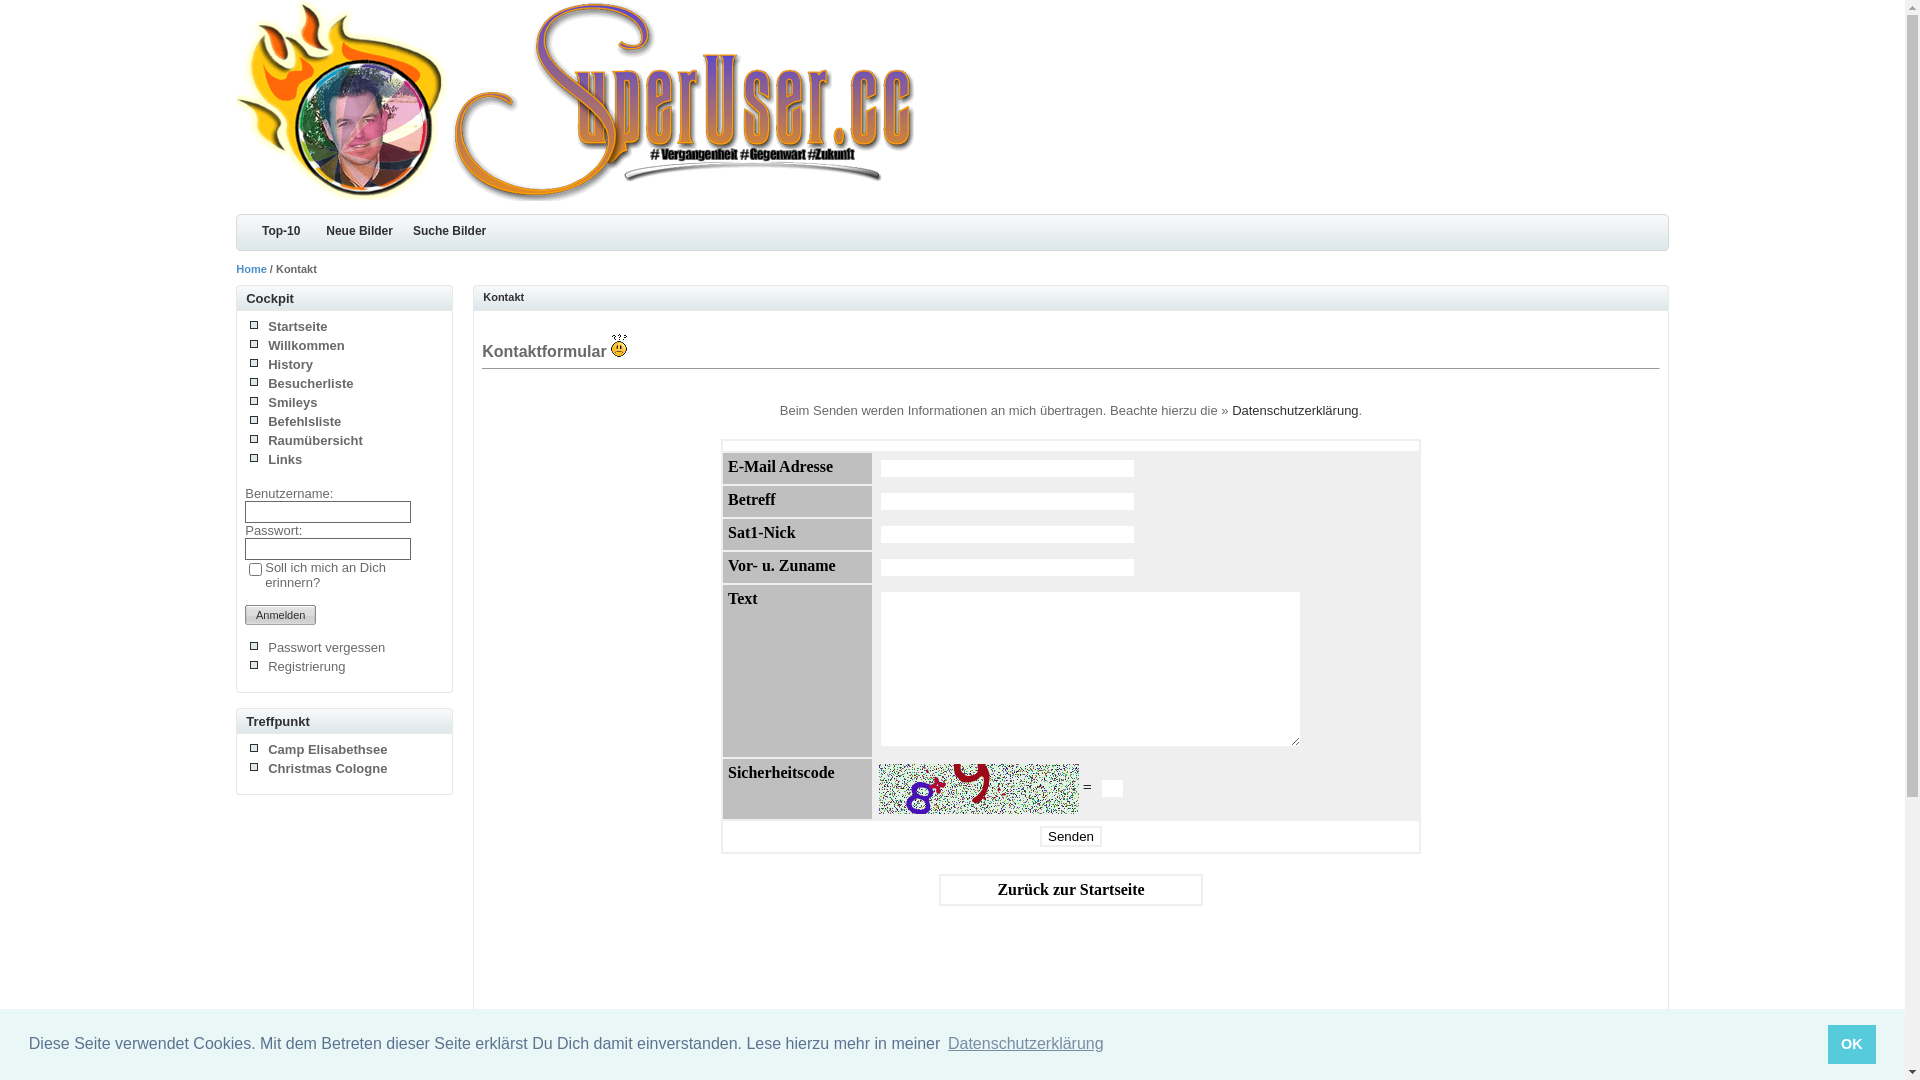 The width and height of the screenshot is (1920, 1080). What do you see at coordinates (305, 666) in the screenshot?
I see `'Registrierung'` at bounding box center [305, 666].